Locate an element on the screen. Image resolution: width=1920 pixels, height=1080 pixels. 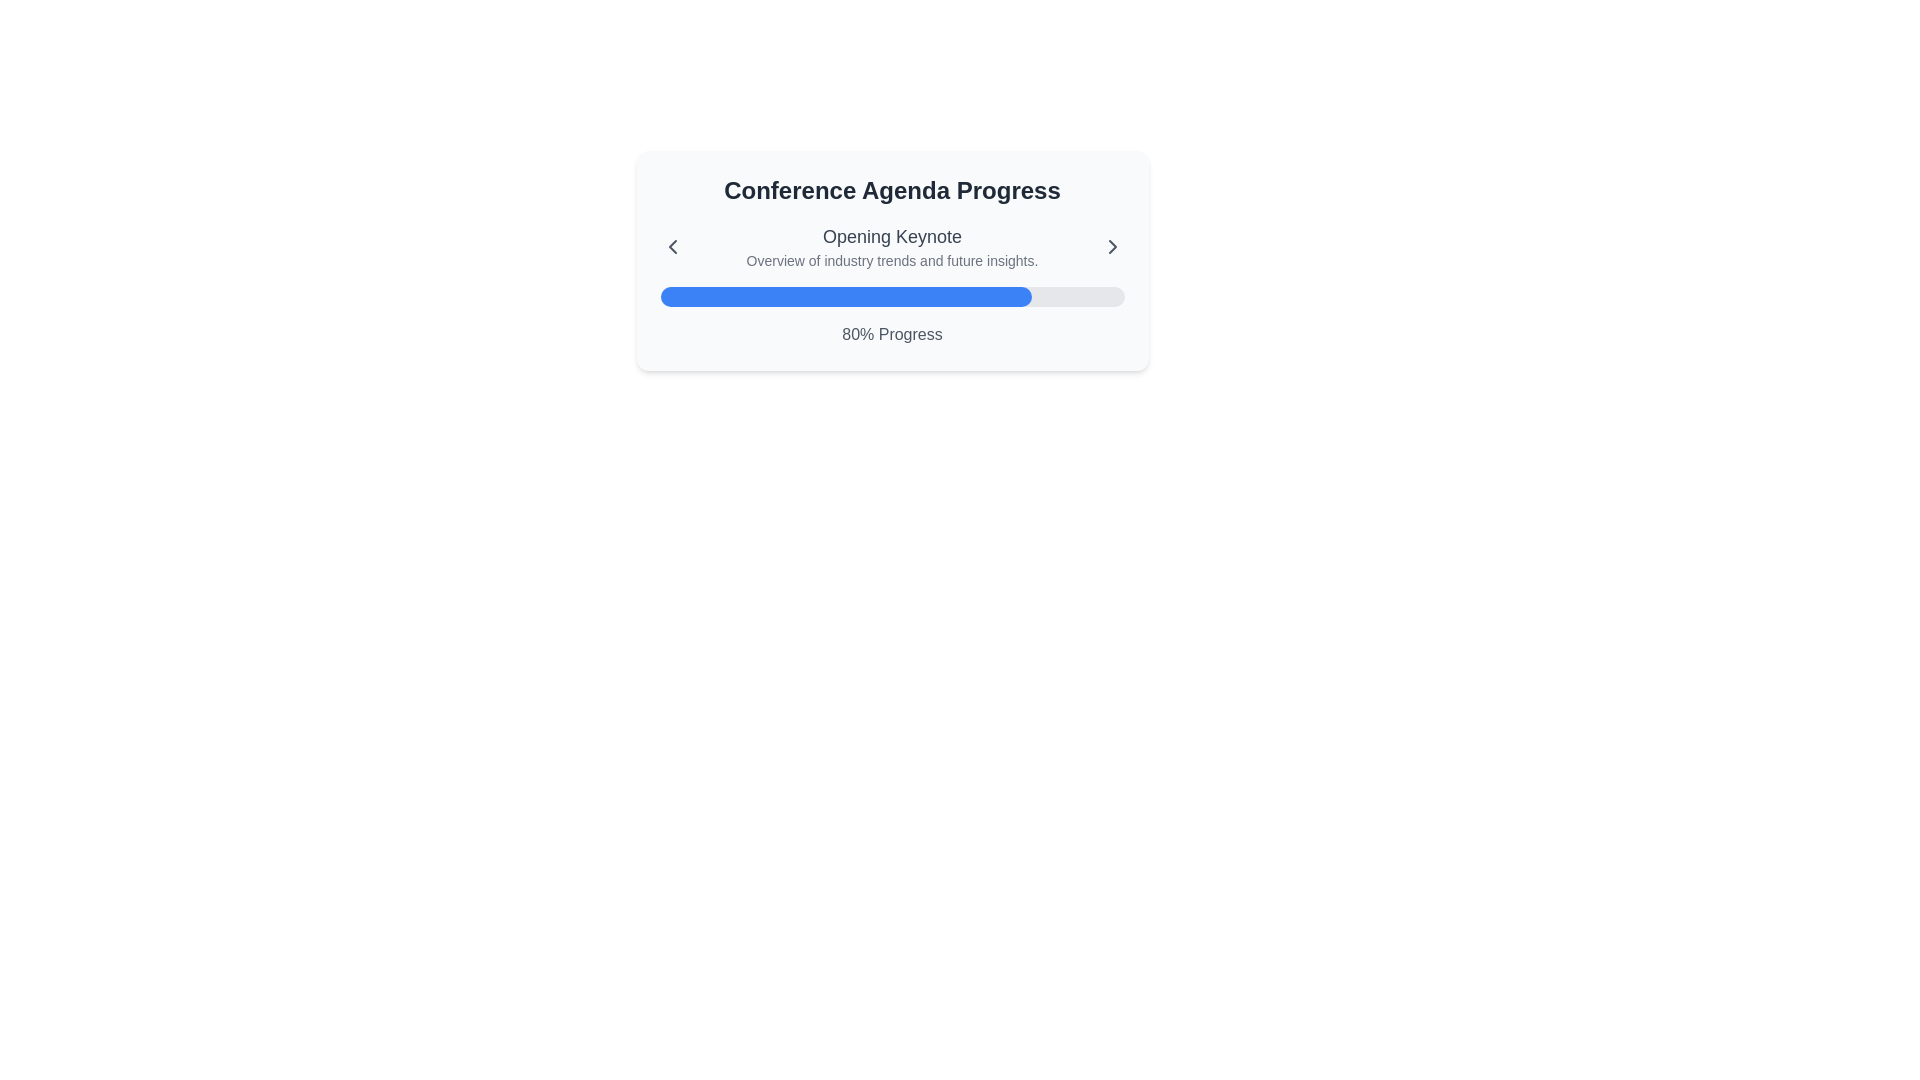
the leftward chevron symbol within the SVG graphic that represents a backward navigation action is located at coordinates (672, 245).